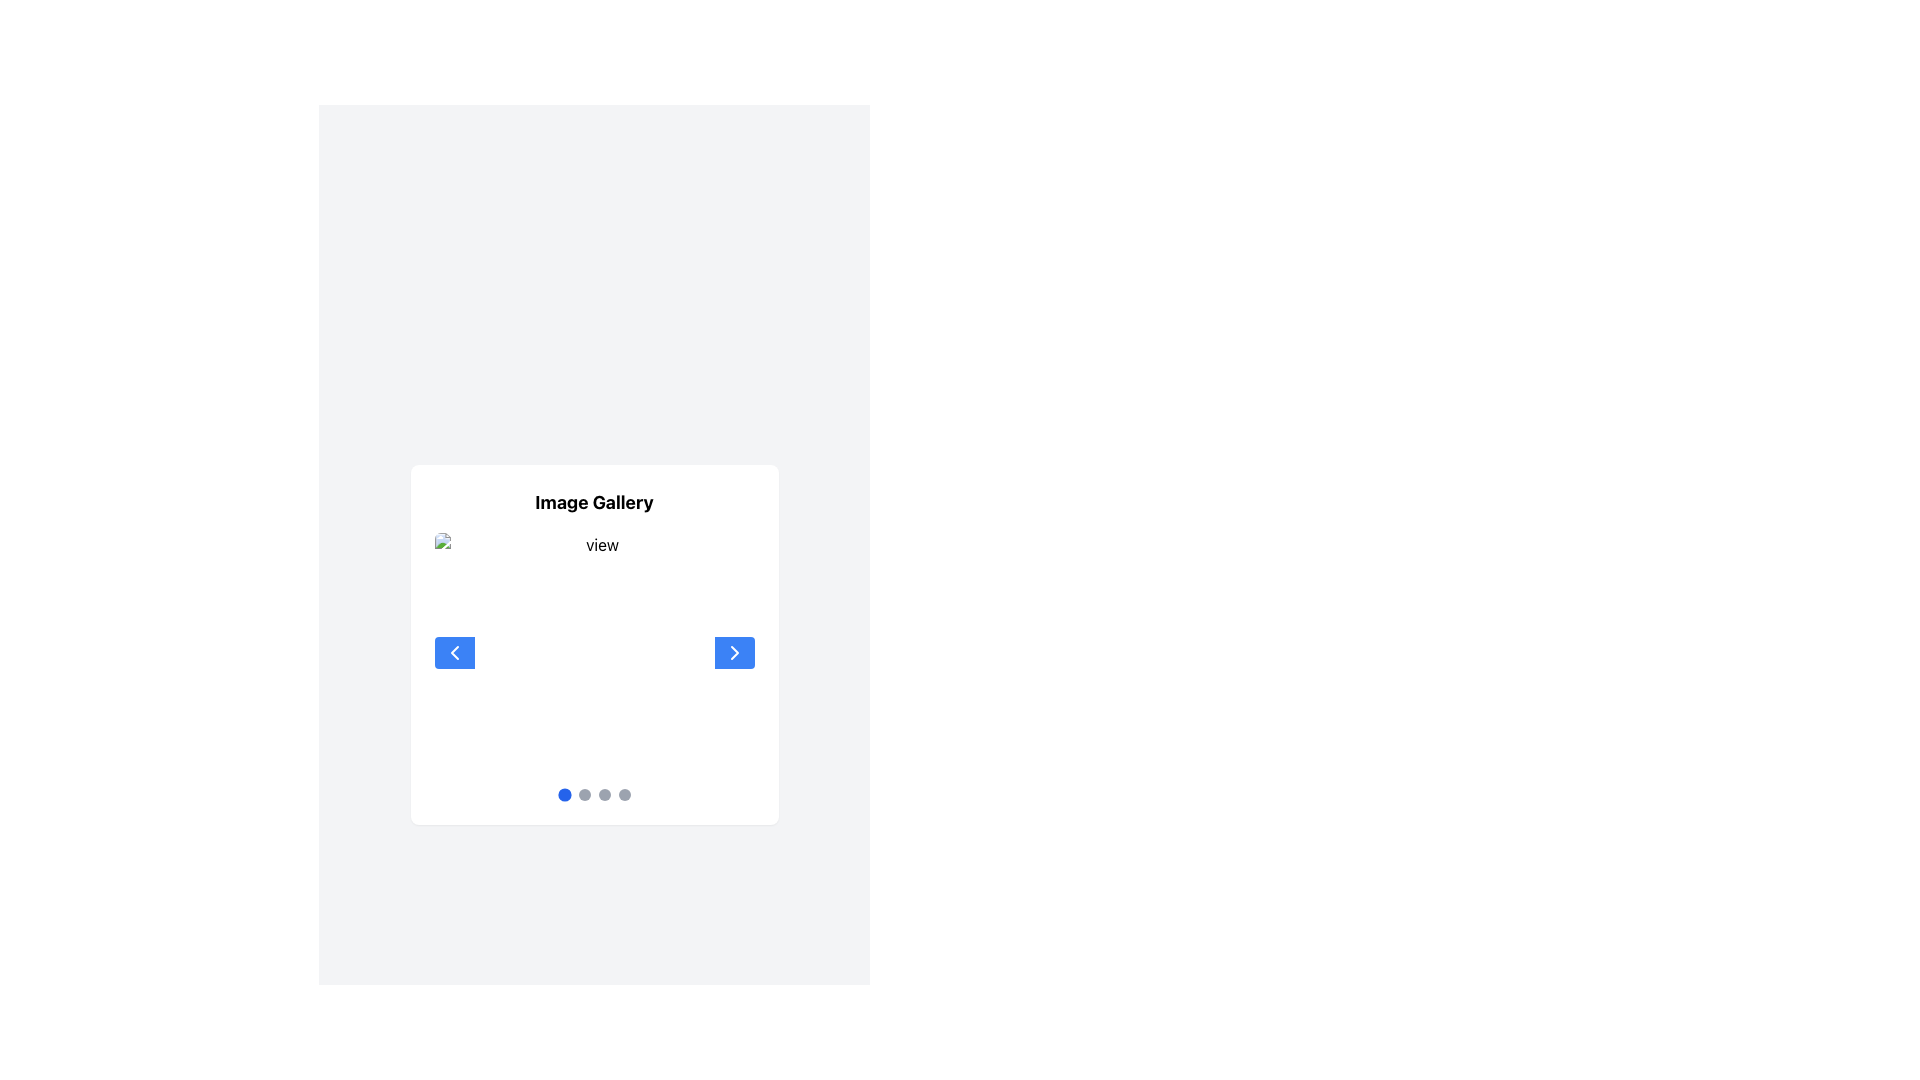 This screenshot has width=1920, height=1080. I want to click on the left-facing chevron icon within the blue rectangular button, so click(453, 652).